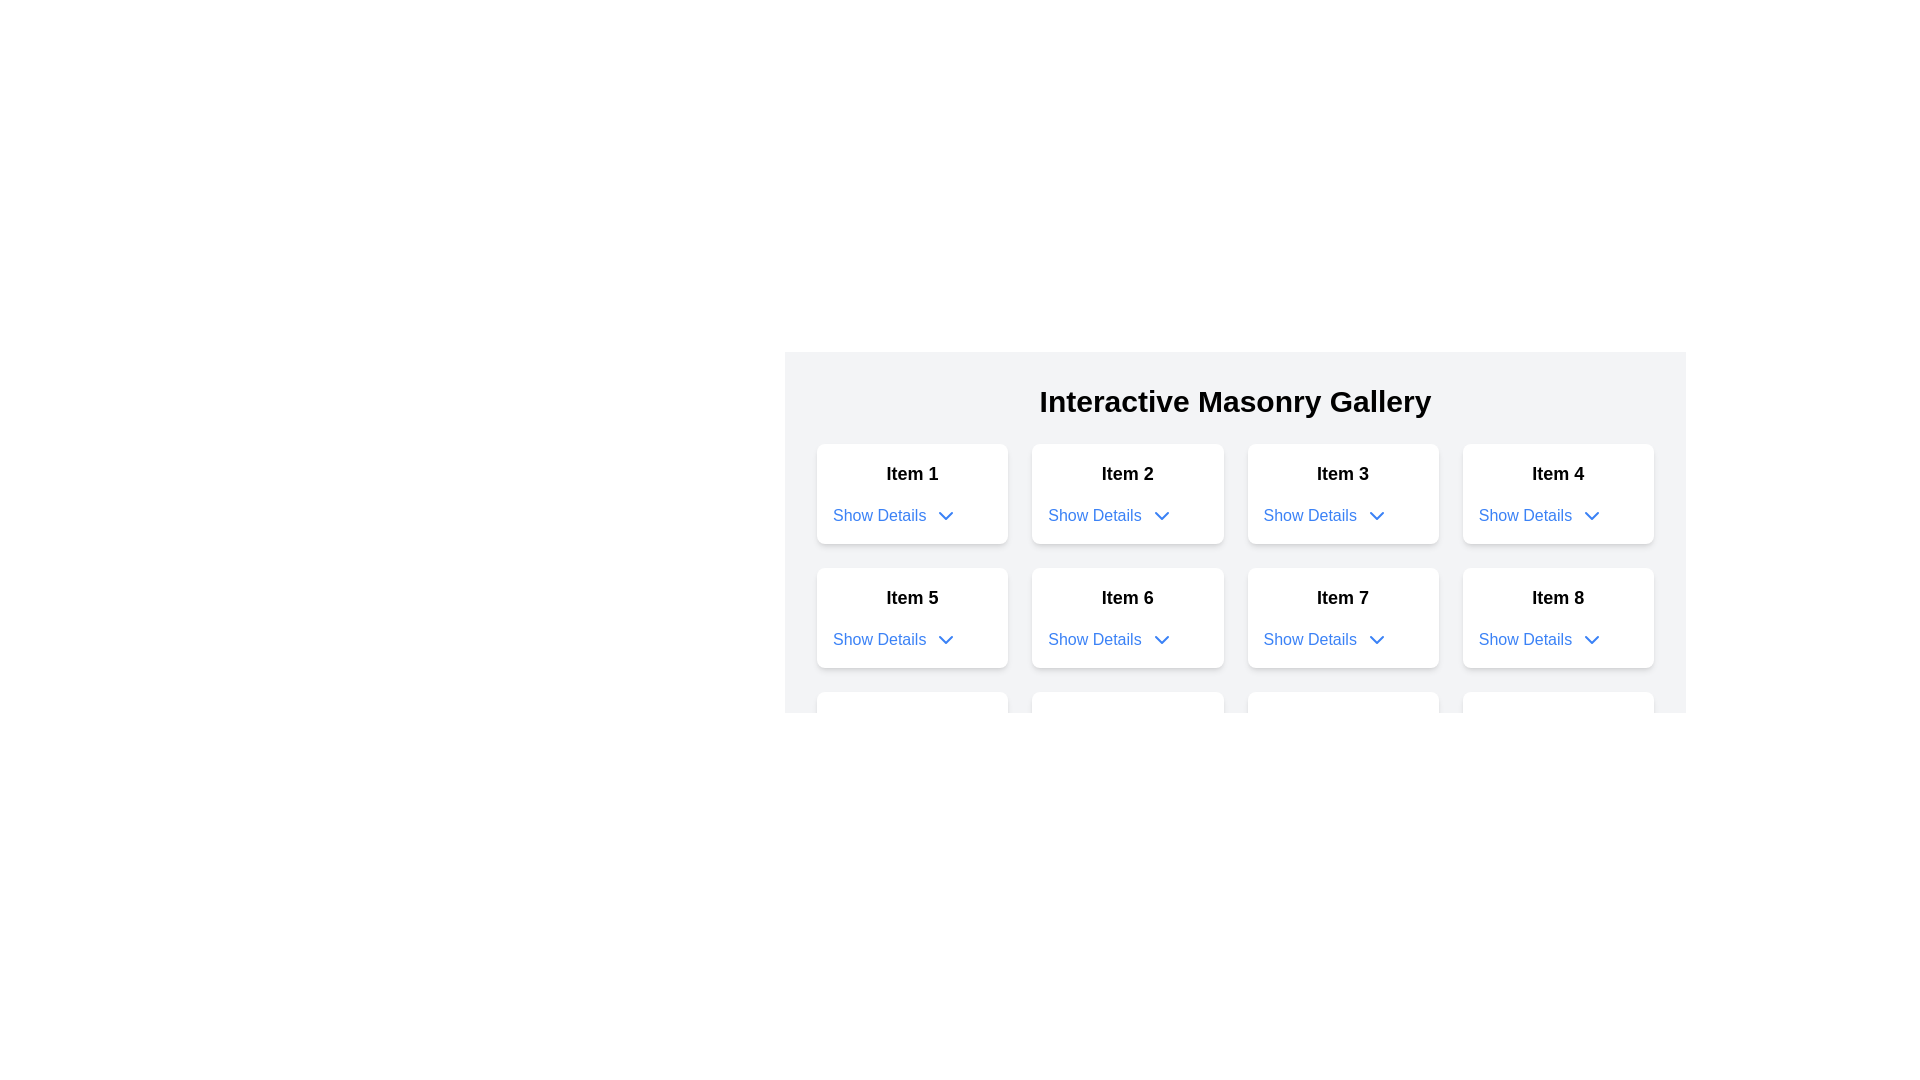  I want to click on the 'Show Details' interactive text label styled in blue and underlined, located in the fourth card of the masonry gallery grid, so click(1524, 515).